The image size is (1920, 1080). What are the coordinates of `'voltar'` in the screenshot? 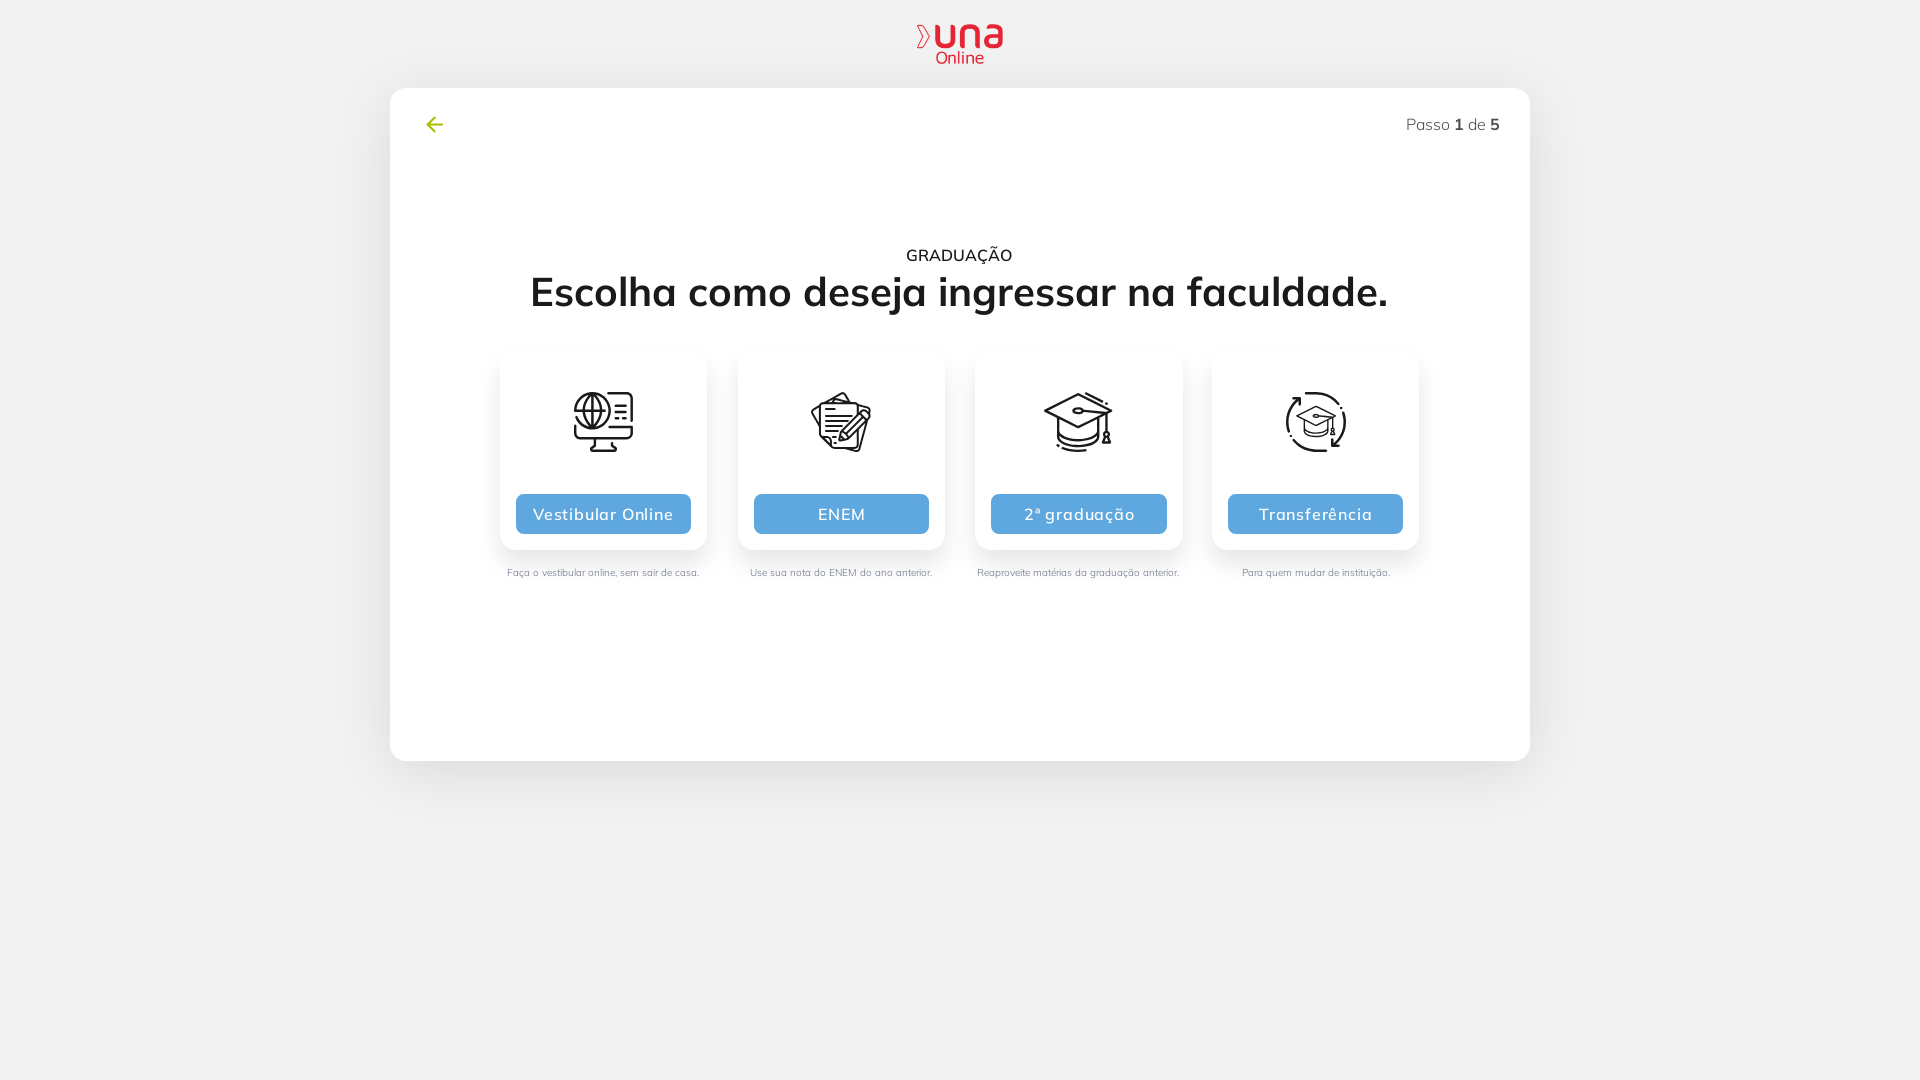 It's located at (433, 124).